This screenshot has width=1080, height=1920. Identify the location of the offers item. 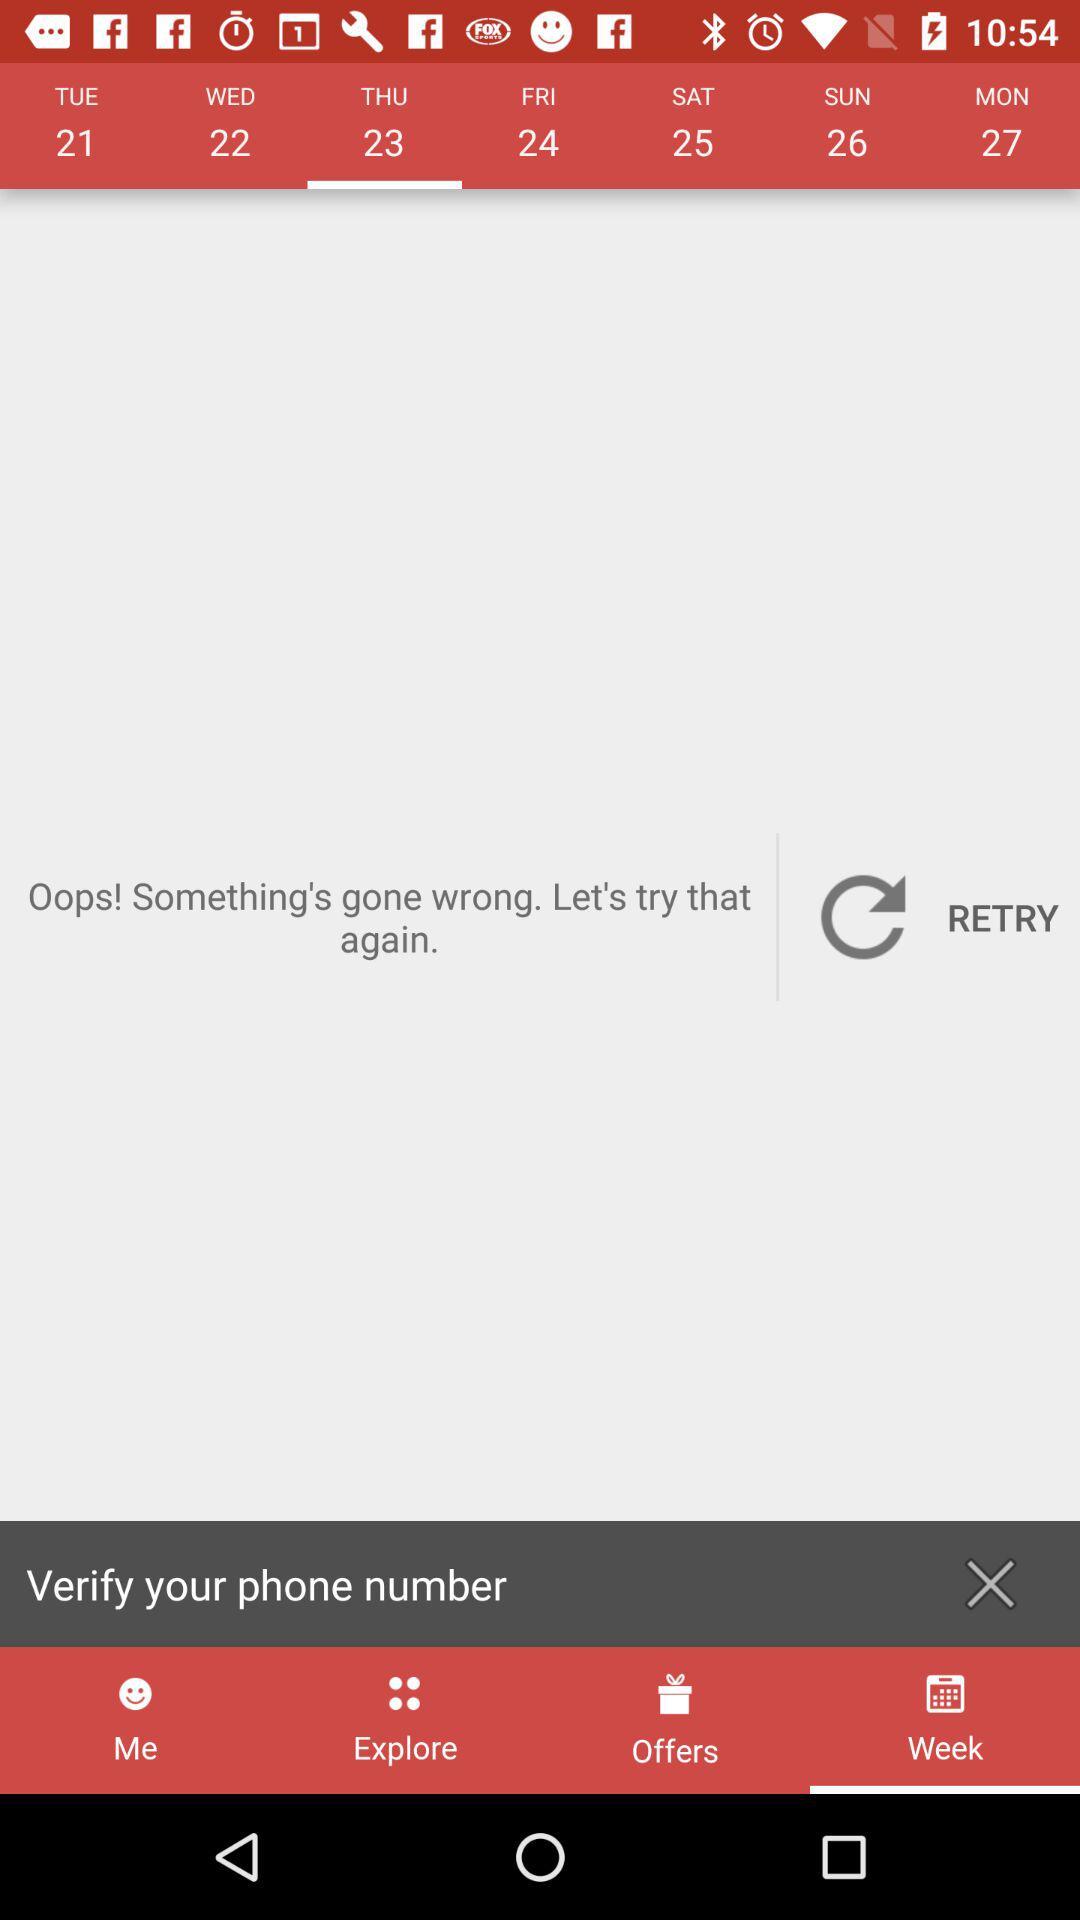
(675, 1719).